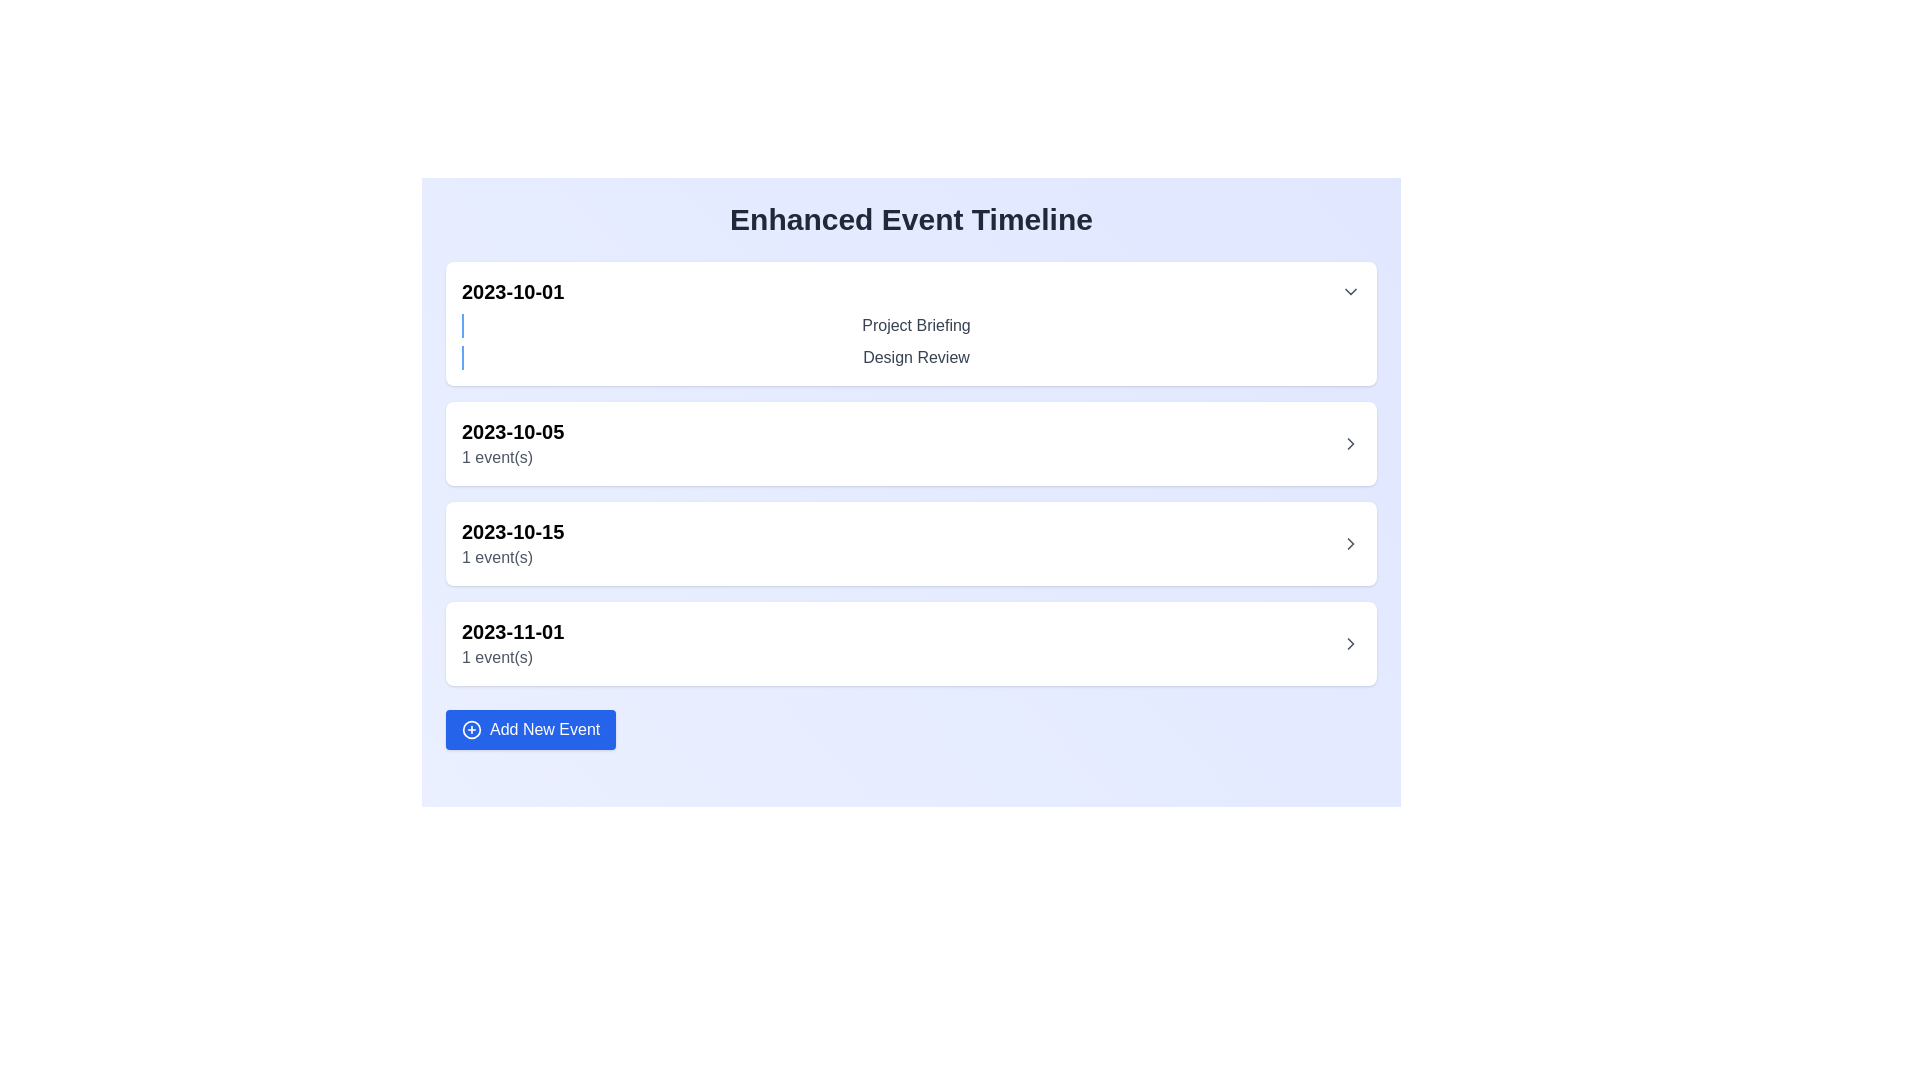 The image size is (1920, 1080). What do you see at coordinates (470, 729) in the screenshot?
I see `the circular icon with a visible border and filled center, located on the left side of the blue button labeled 'Add New Event'` at bounding box center [470, 729].